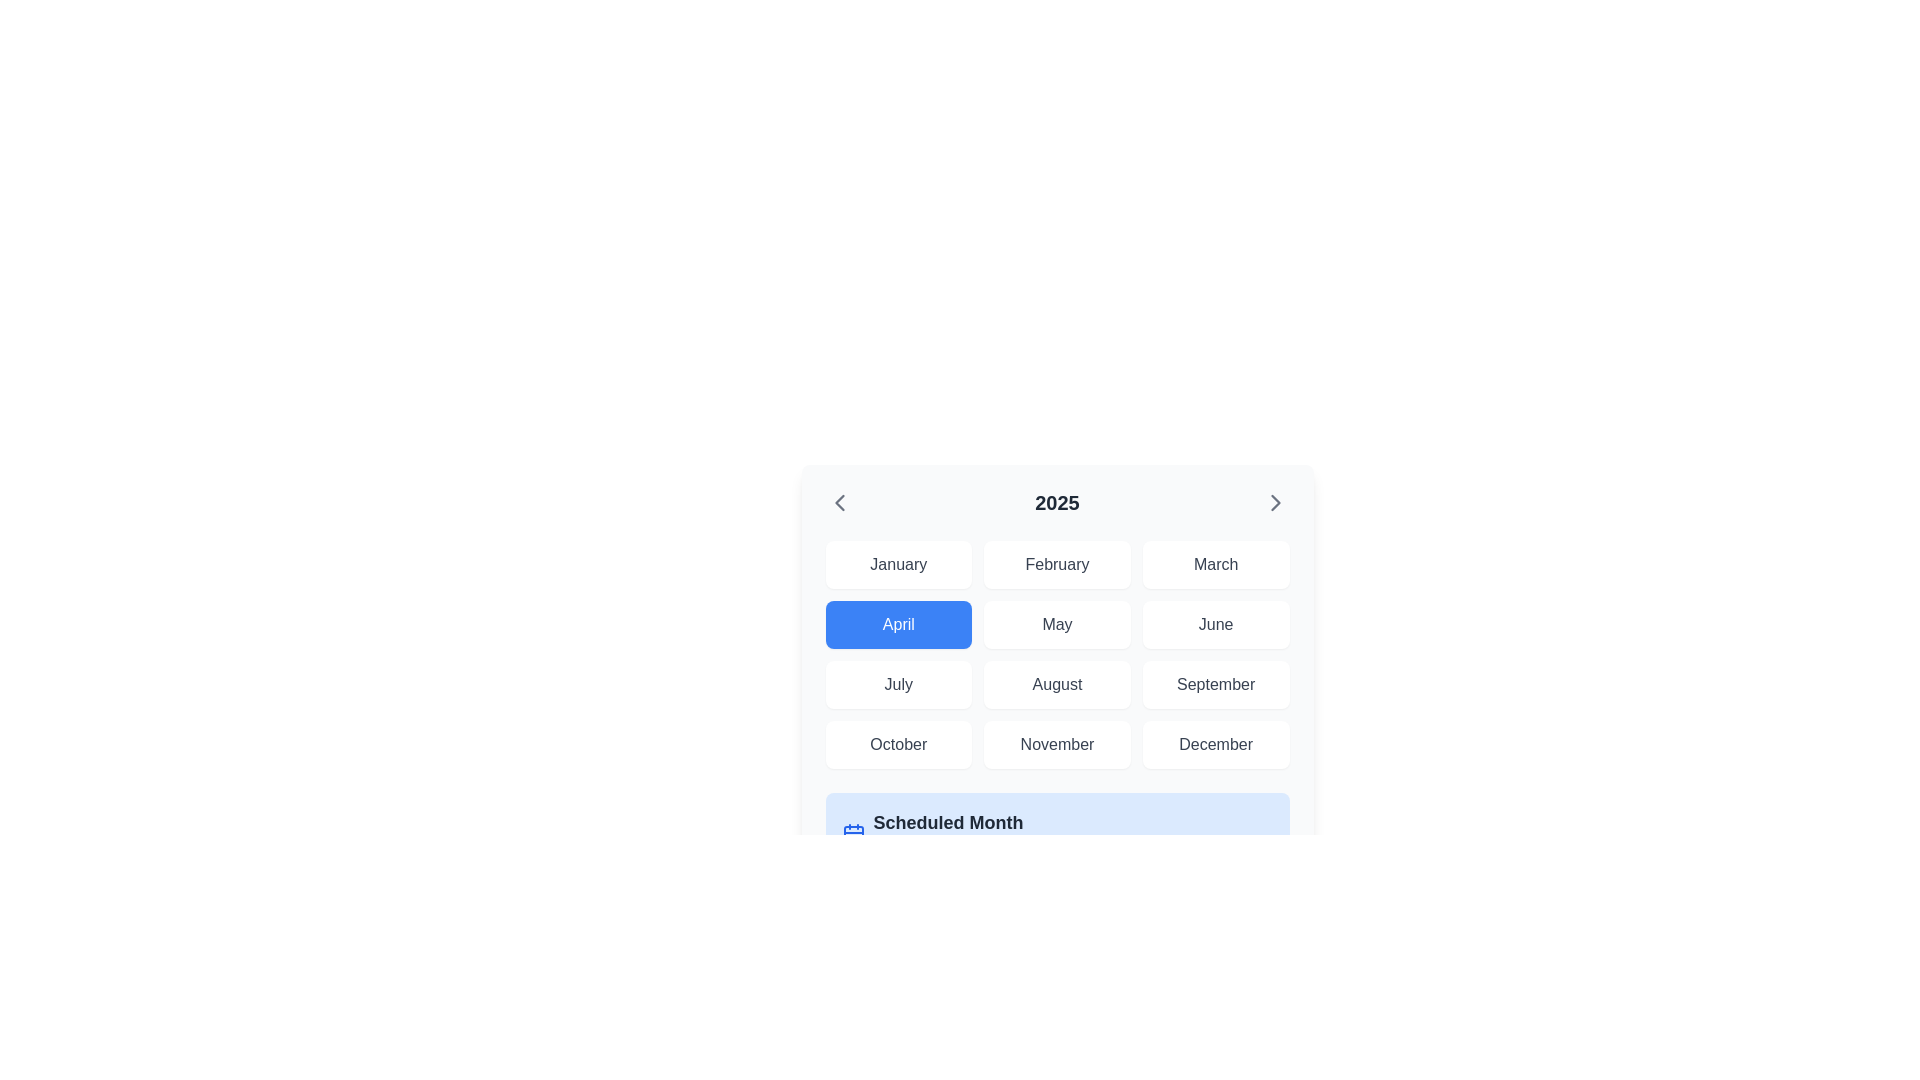 The width and height of the screenshot is (1920, 1080). Describe the element at coordinates (1215, 744) in the screenshot. I see `the 'December' button, which is the 12th button in a grid of month buttons, located at the bottom-right corner of the grid adjacent to the 'November' button` at that location.